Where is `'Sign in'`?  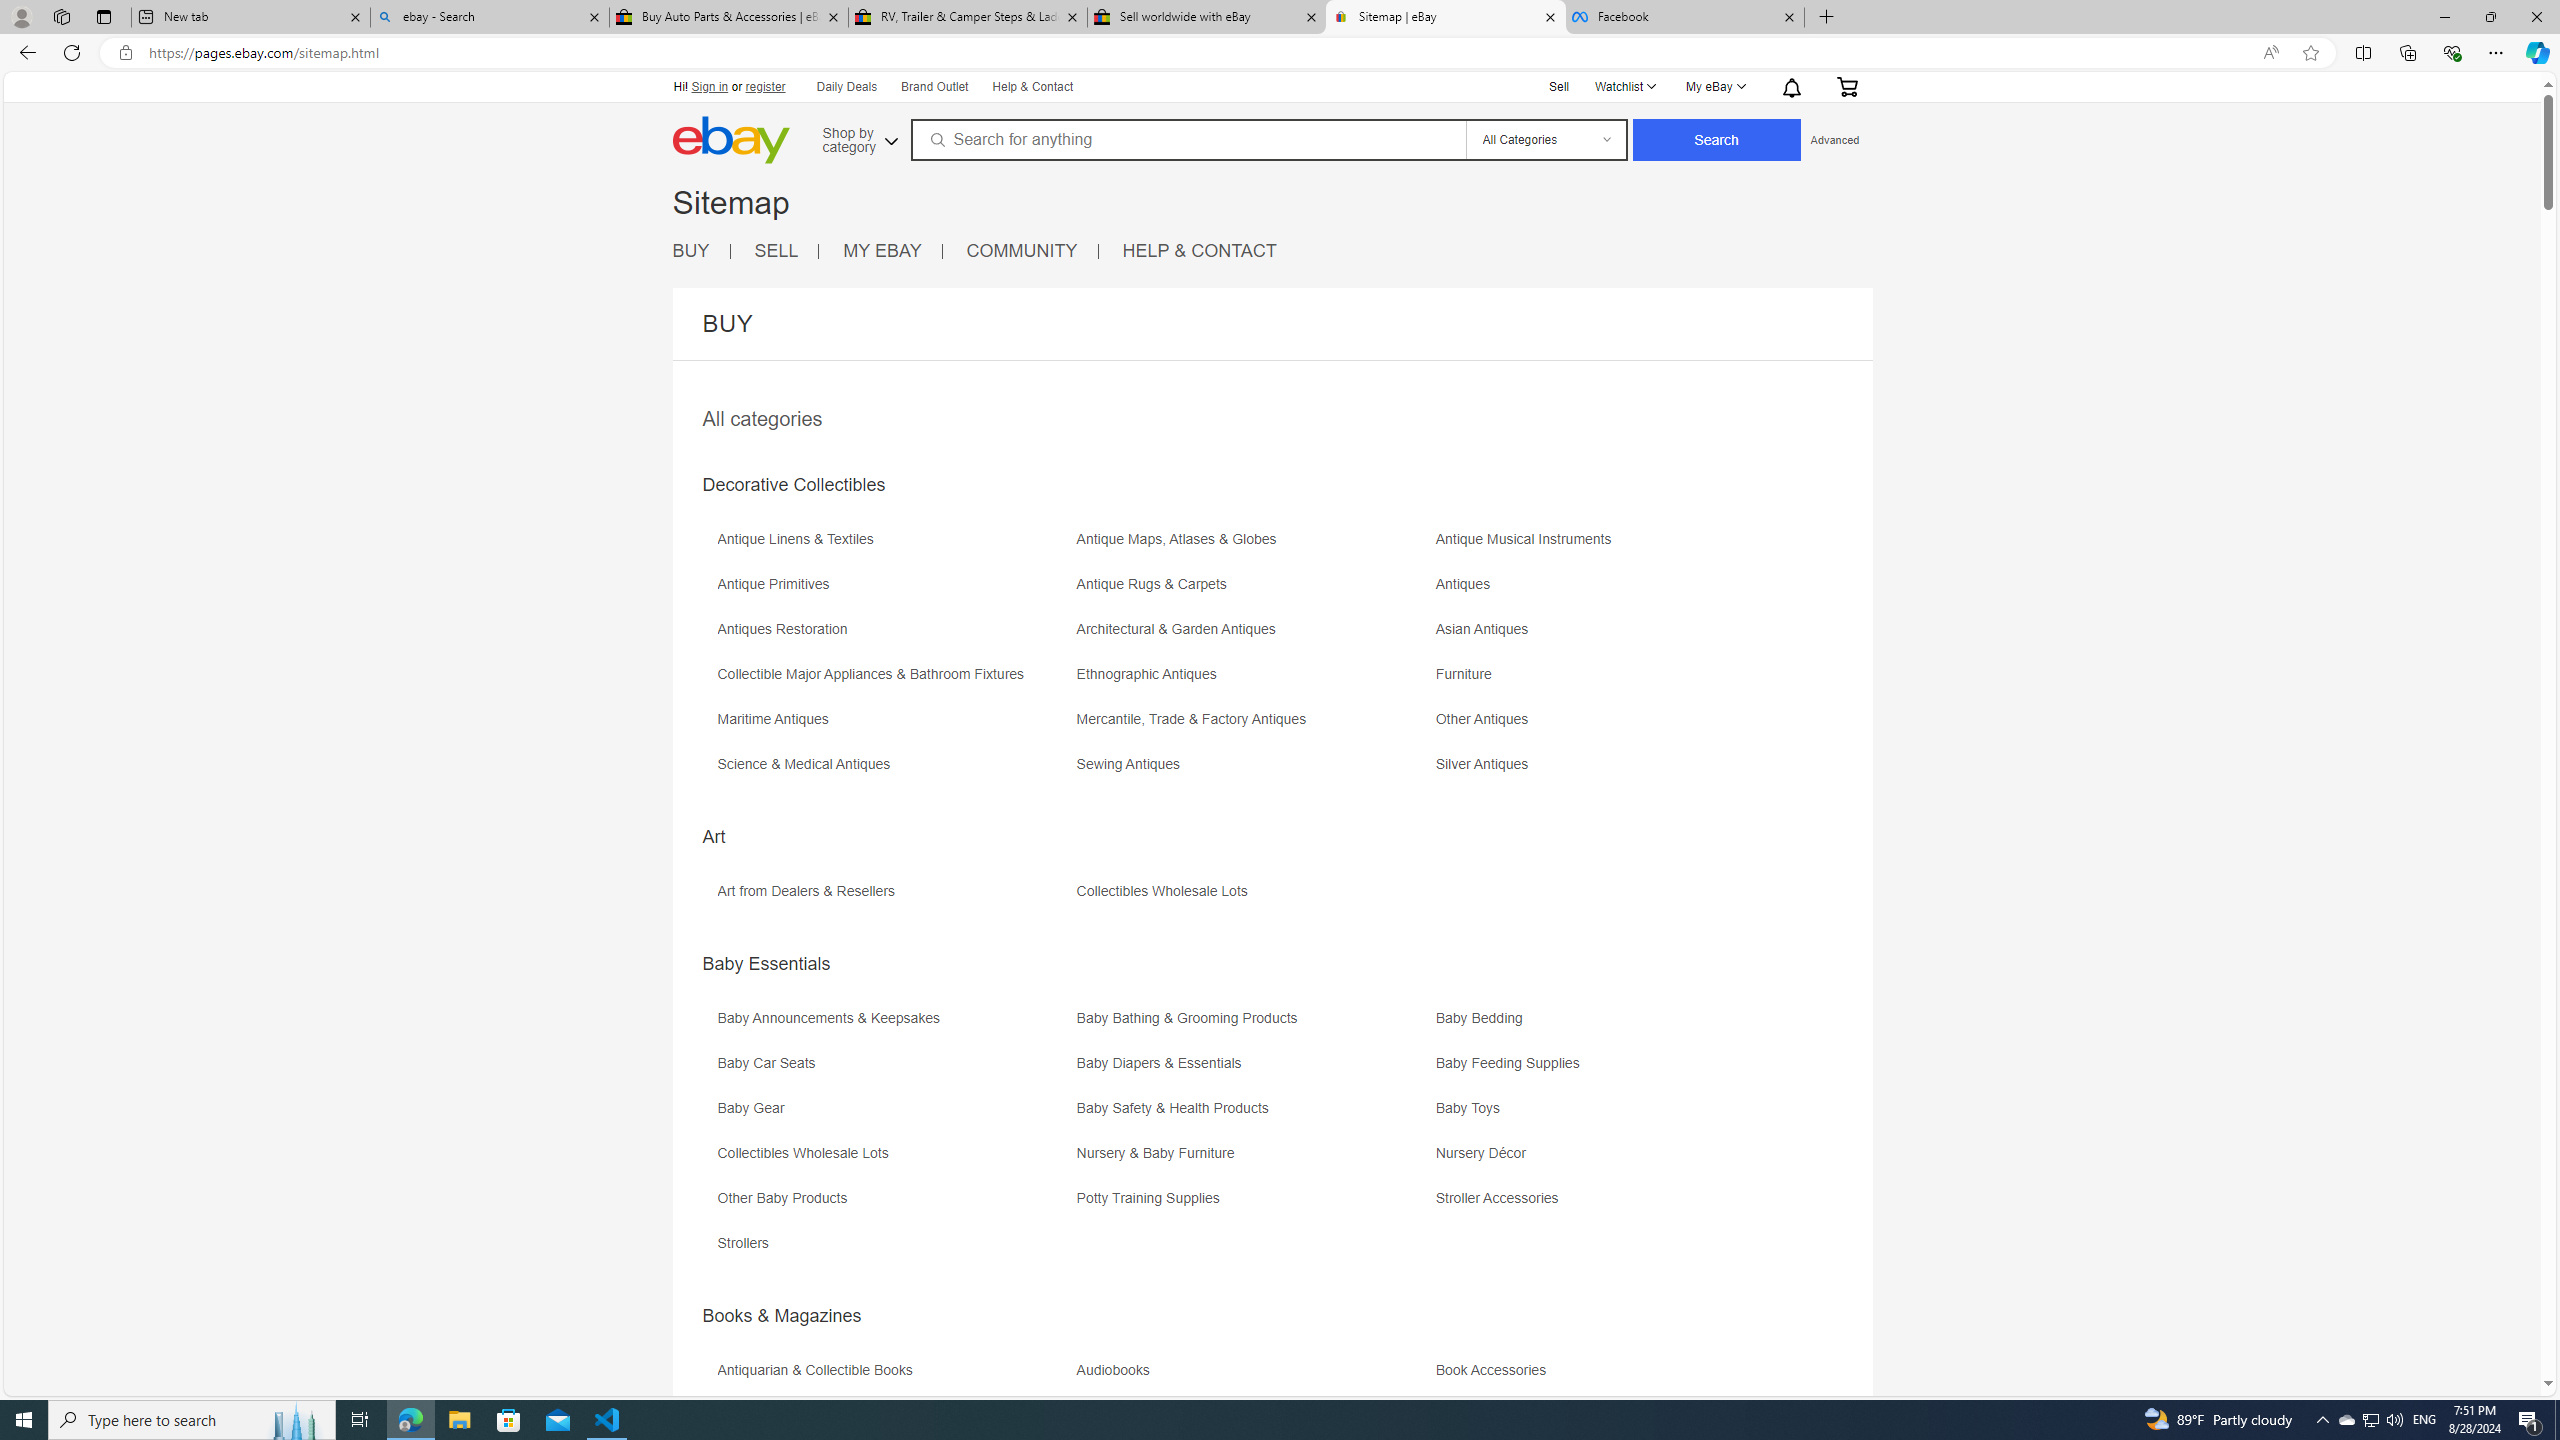
'Sign in' is located at coordinates (709, 87).